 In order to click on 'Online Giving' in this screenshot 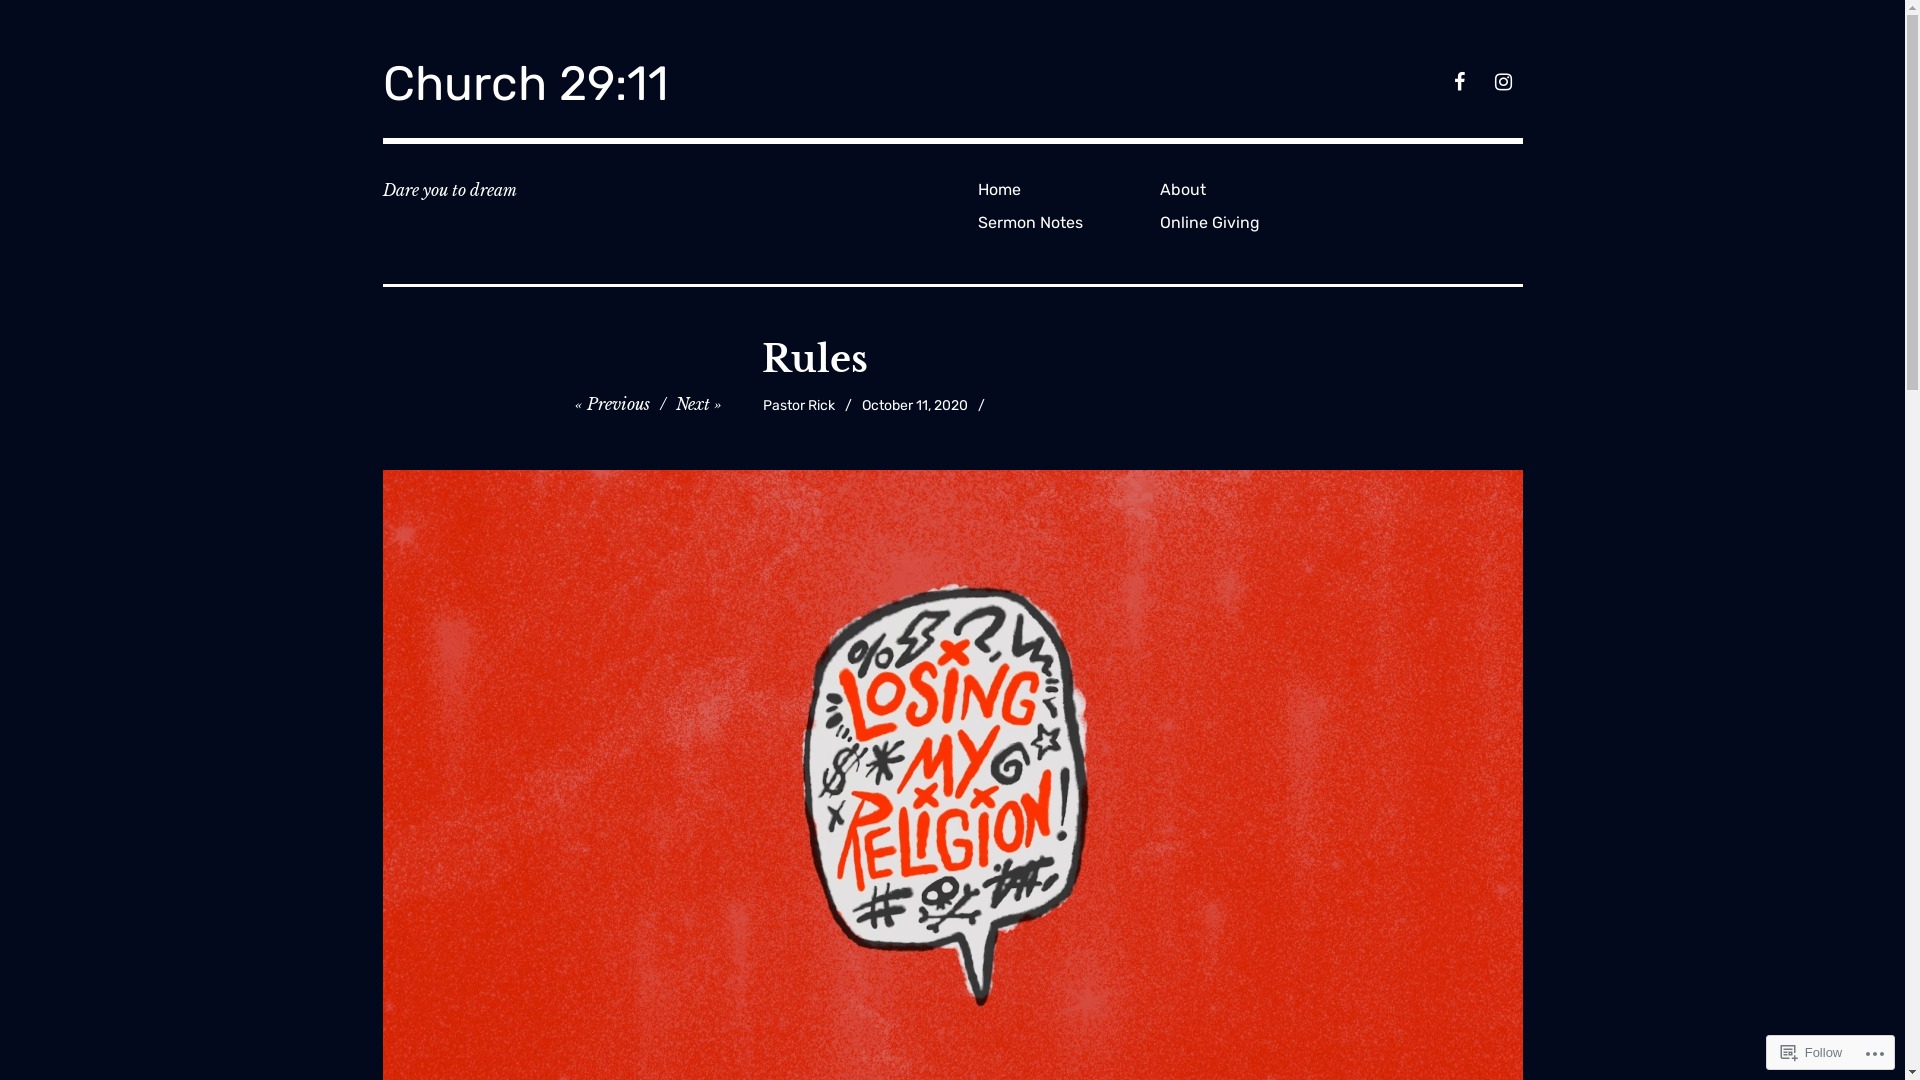, I will do `click(1242, 222)`.